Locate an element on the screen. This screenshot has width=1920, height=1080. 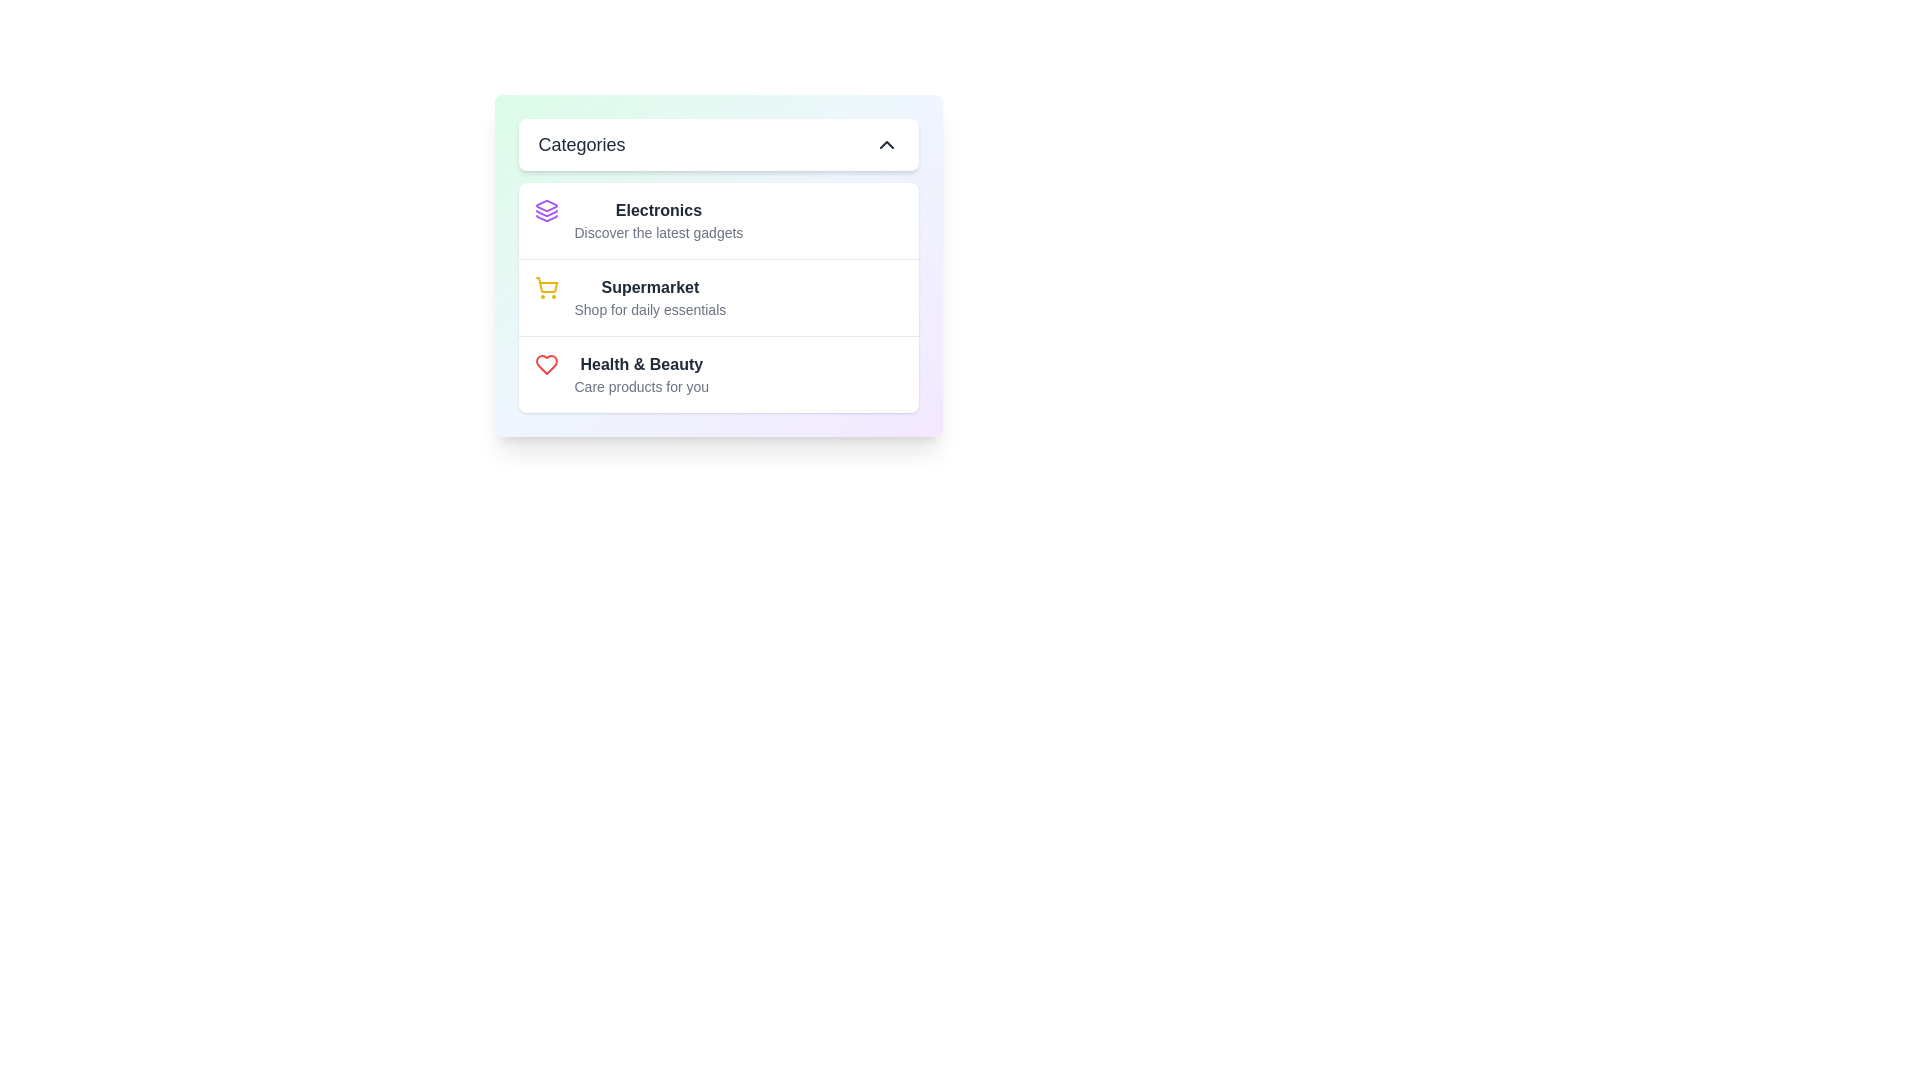
textual content of the 'Supermarket' menu item, which includes the title in bold dark gray and a subtitle in smaller gray font, along with a yellow shopping cart icon is located at coordinates (718, 297).